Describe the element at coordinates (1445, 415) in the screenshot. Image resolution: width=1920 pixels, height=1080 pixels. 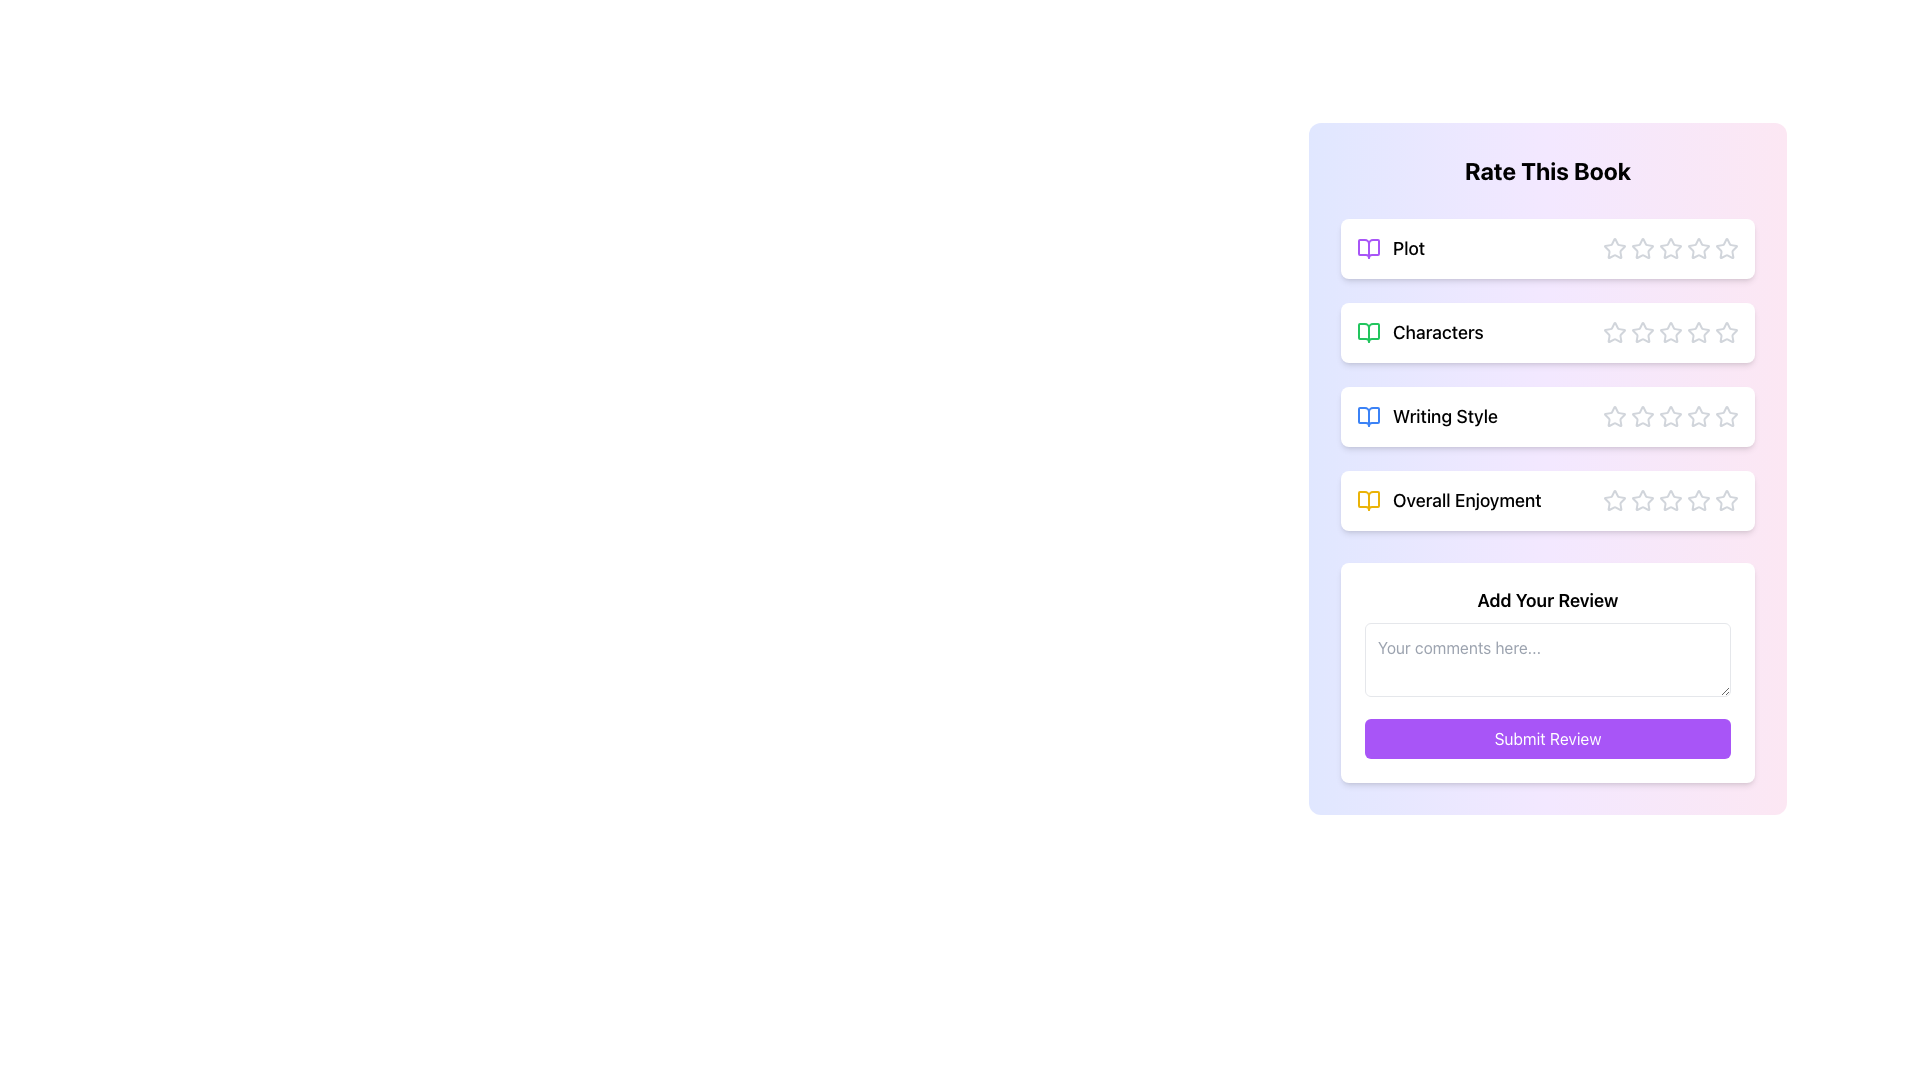
I see `the 'Writing Style' text label located in the third row of the rating section, which is aligned to the right of a blue book icon and above the rating stars` at that location.